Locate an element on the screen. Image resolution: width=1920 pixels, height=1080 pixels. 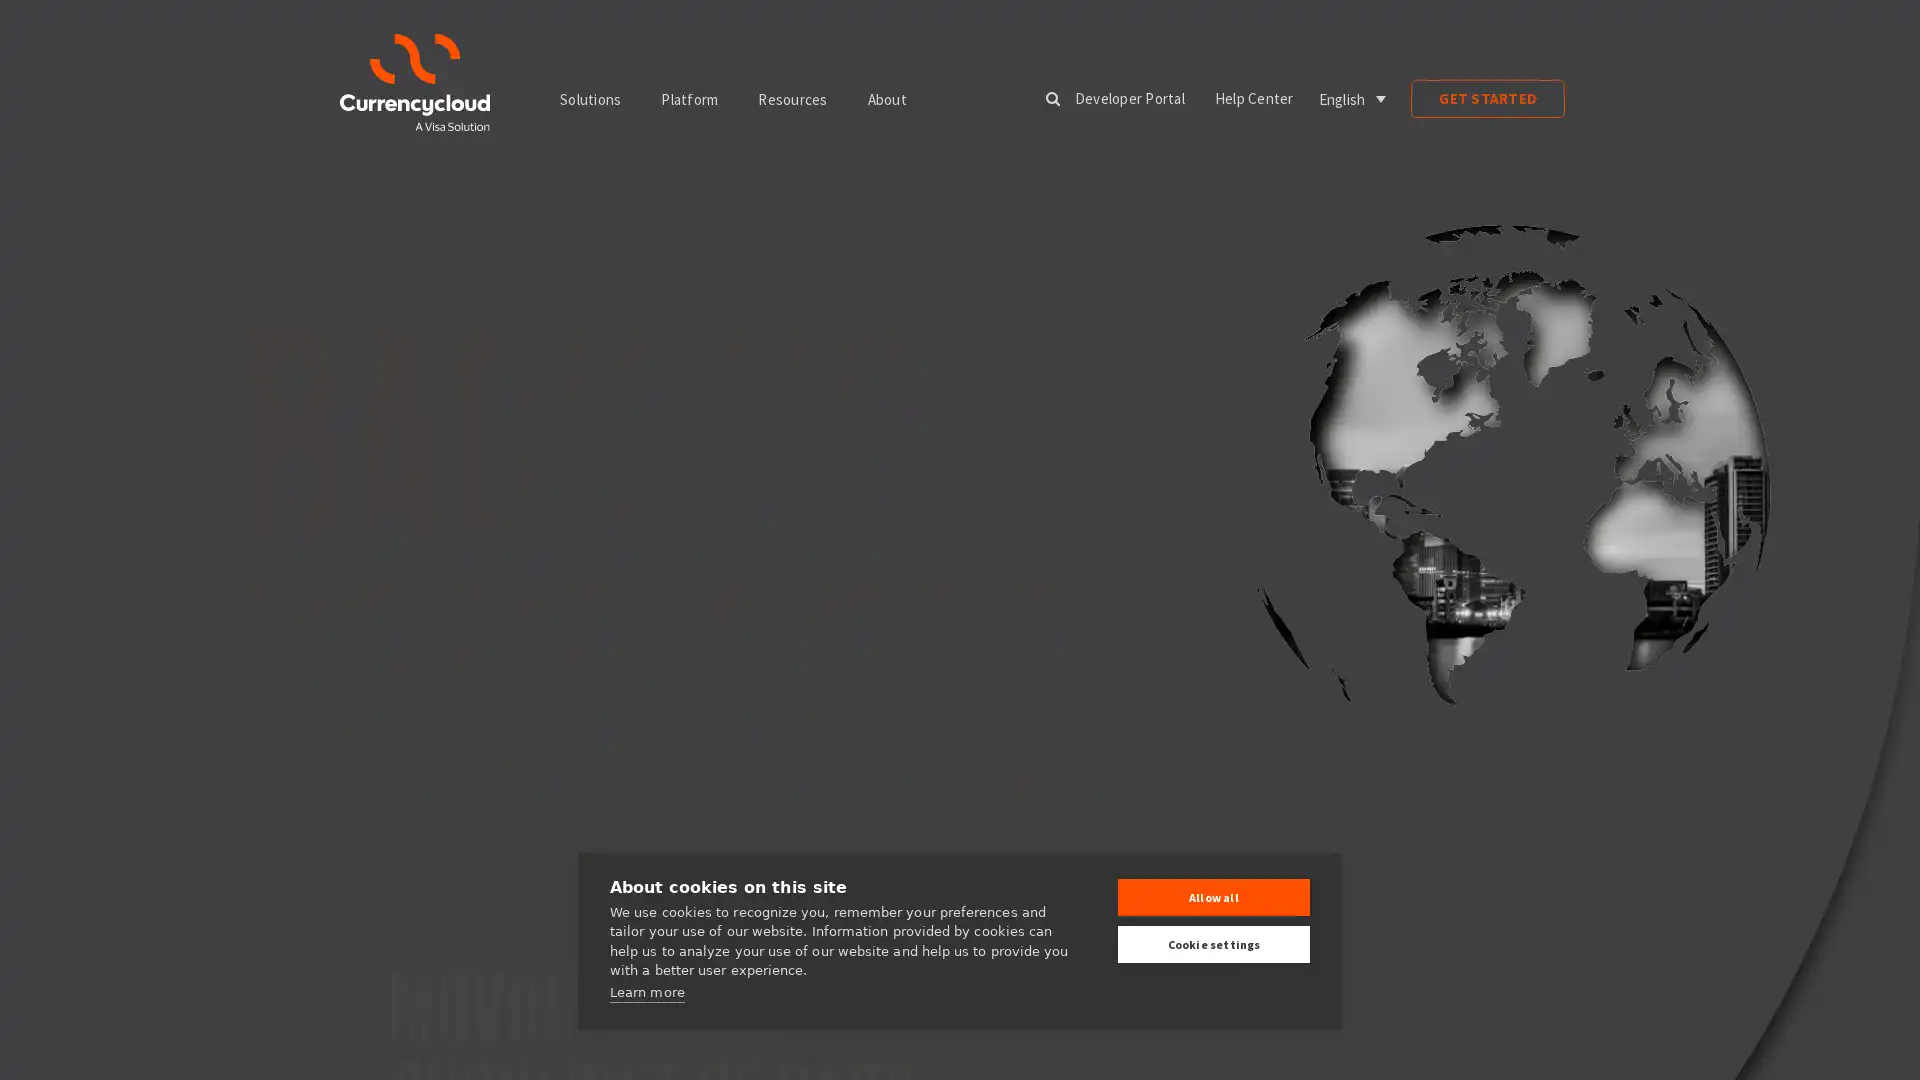
Cookie settings is located at coordinates (1213, 944).